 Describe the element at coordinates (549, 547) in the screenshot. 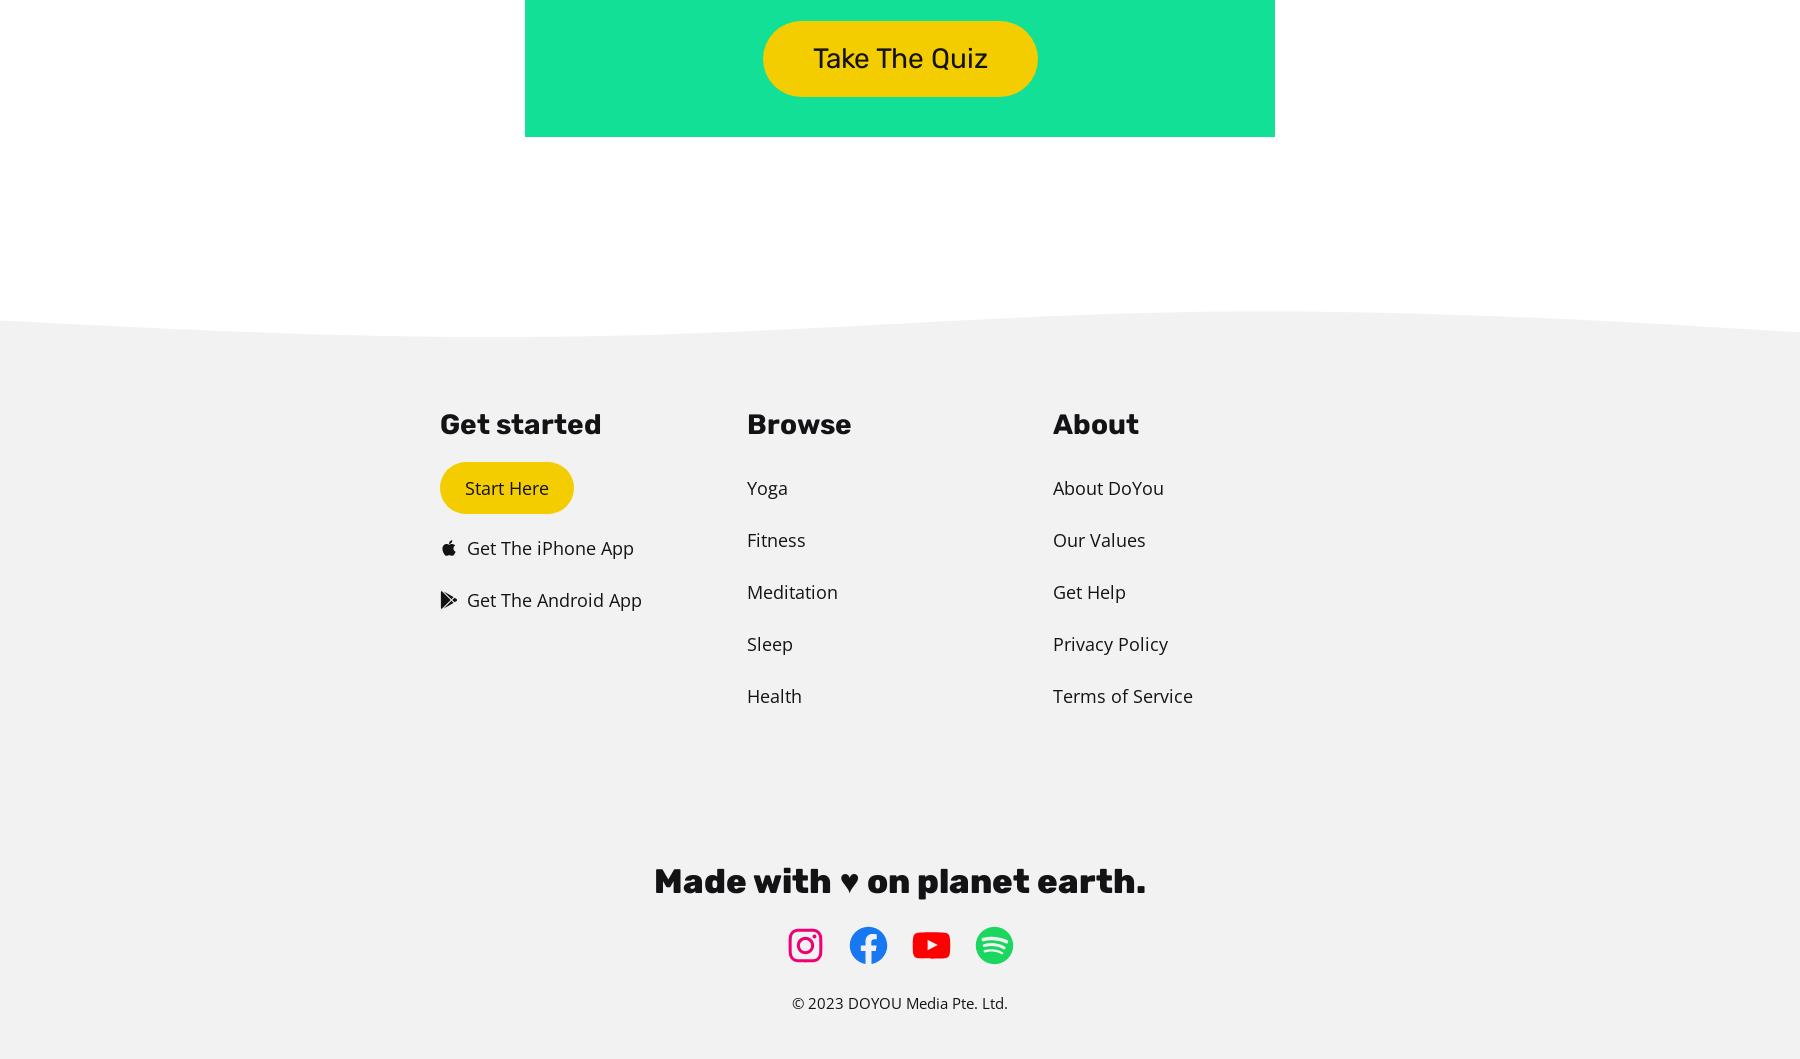

I see `'Get The iPhone App'` at that location.